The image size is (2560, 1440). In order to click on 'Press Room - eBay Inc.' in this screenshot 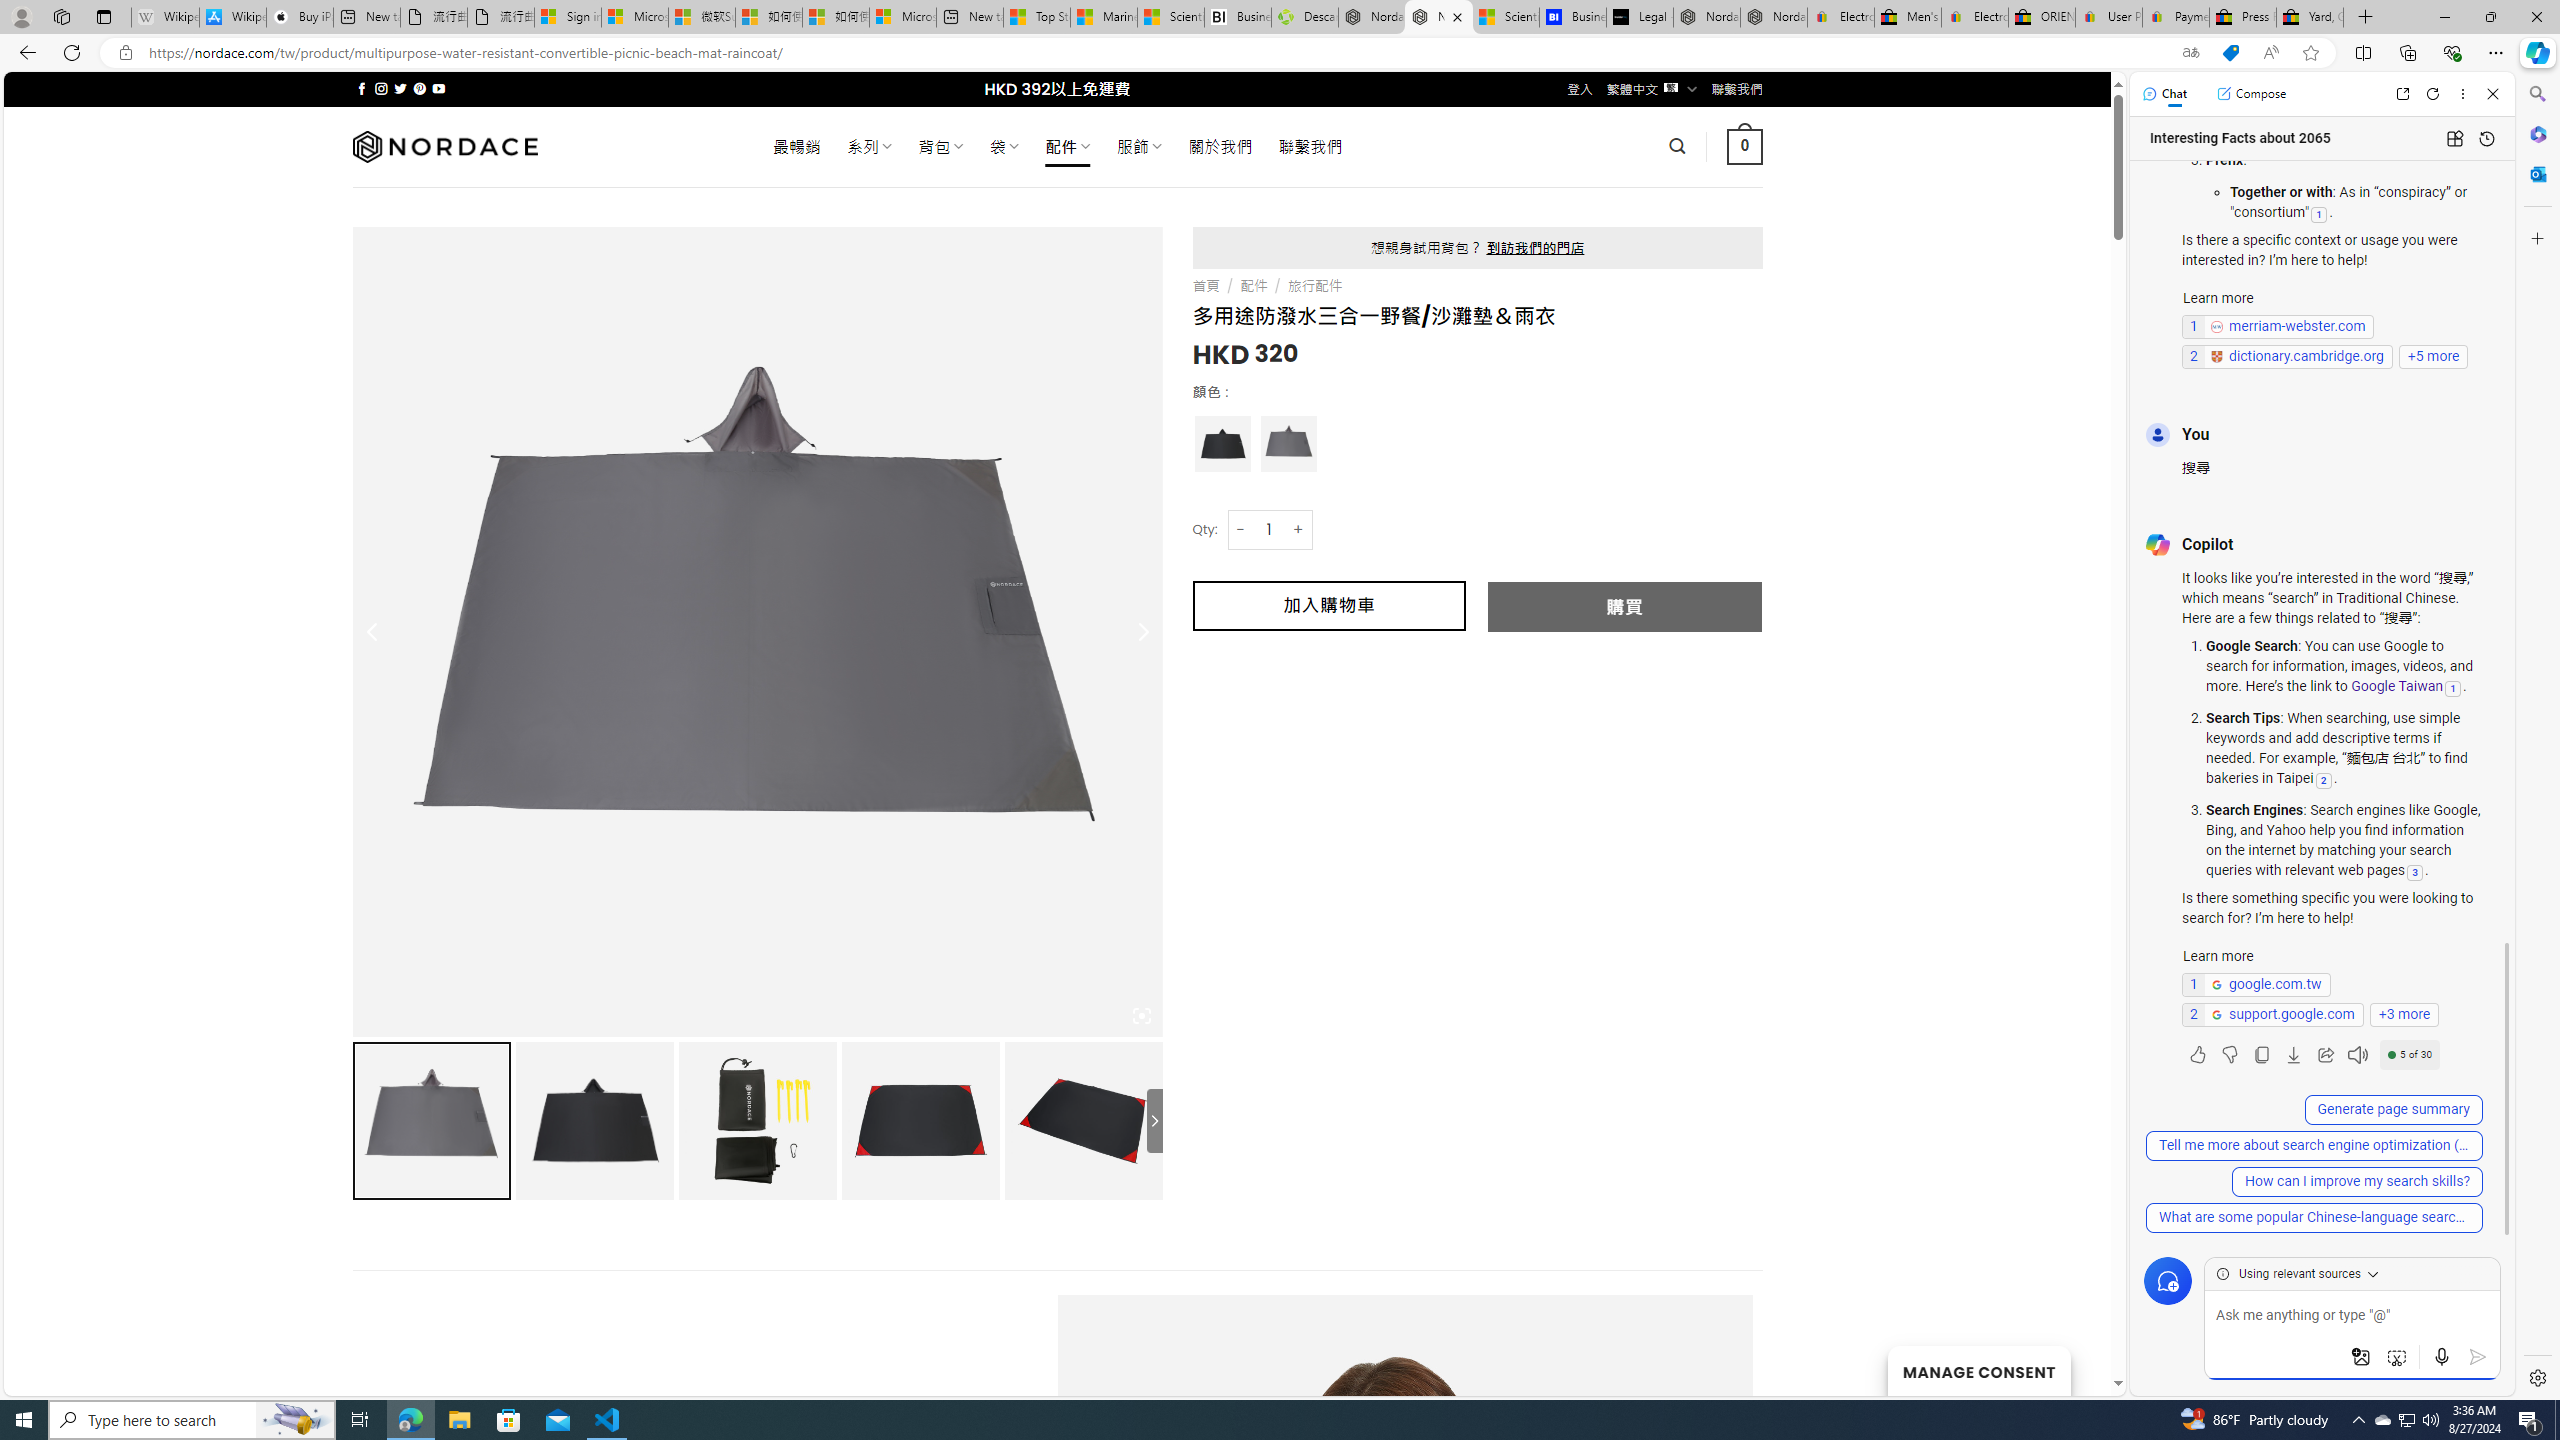, I will do `click(2242, 16)`.